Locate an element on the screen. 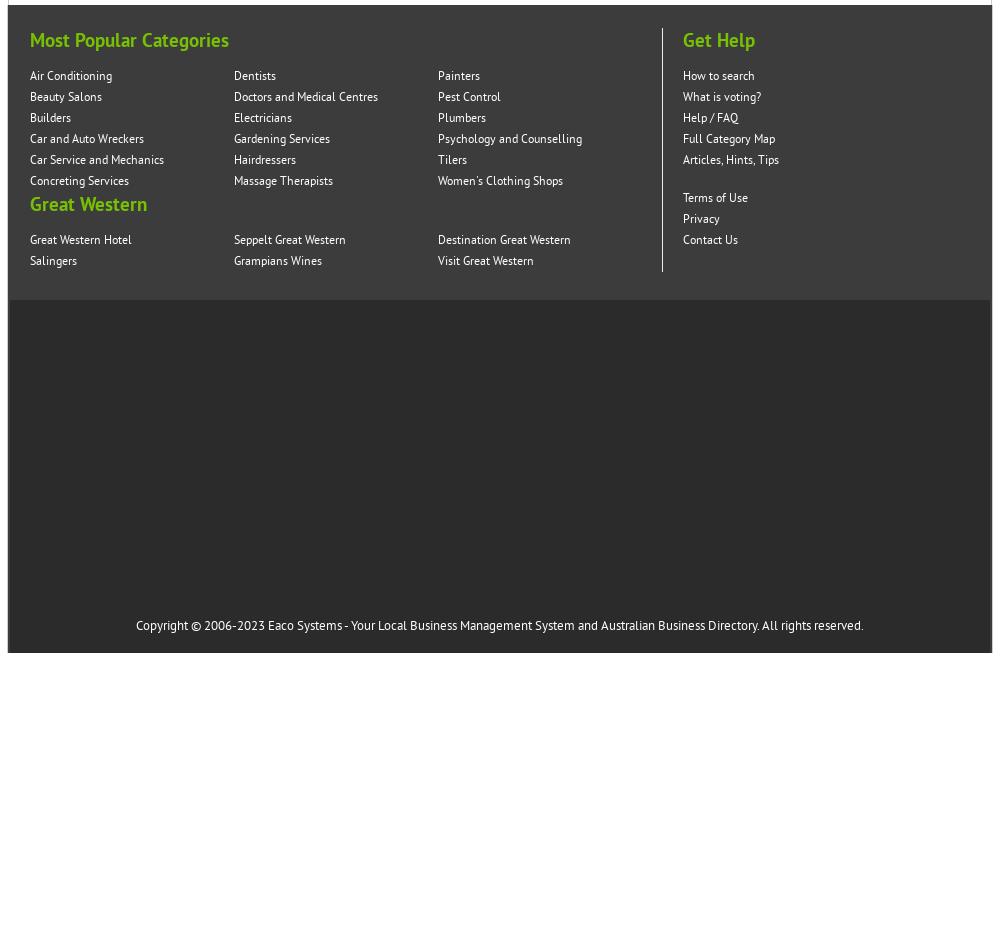 The height and width of the screenshot is (947, 1000). 'How to search' is located at coordinates (718, 76).